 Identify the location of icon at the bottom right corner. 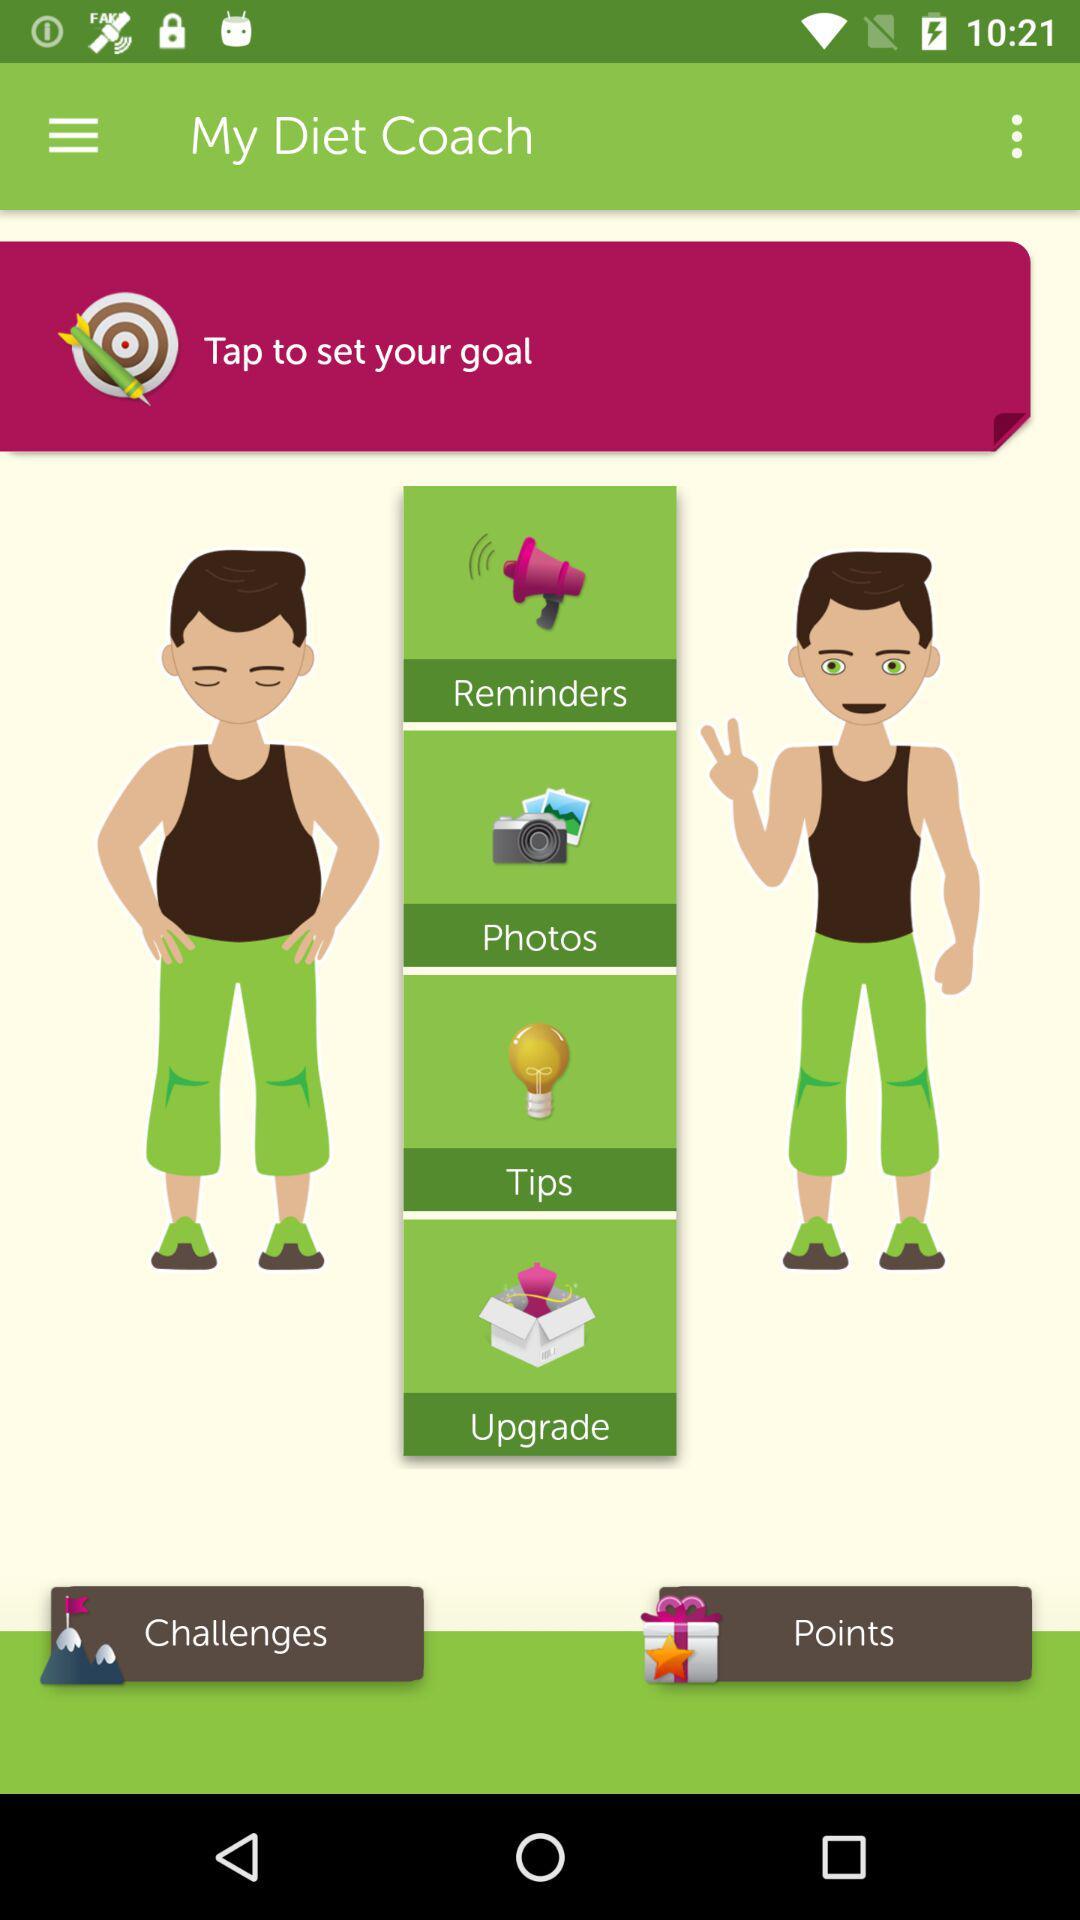
(844, 1640).